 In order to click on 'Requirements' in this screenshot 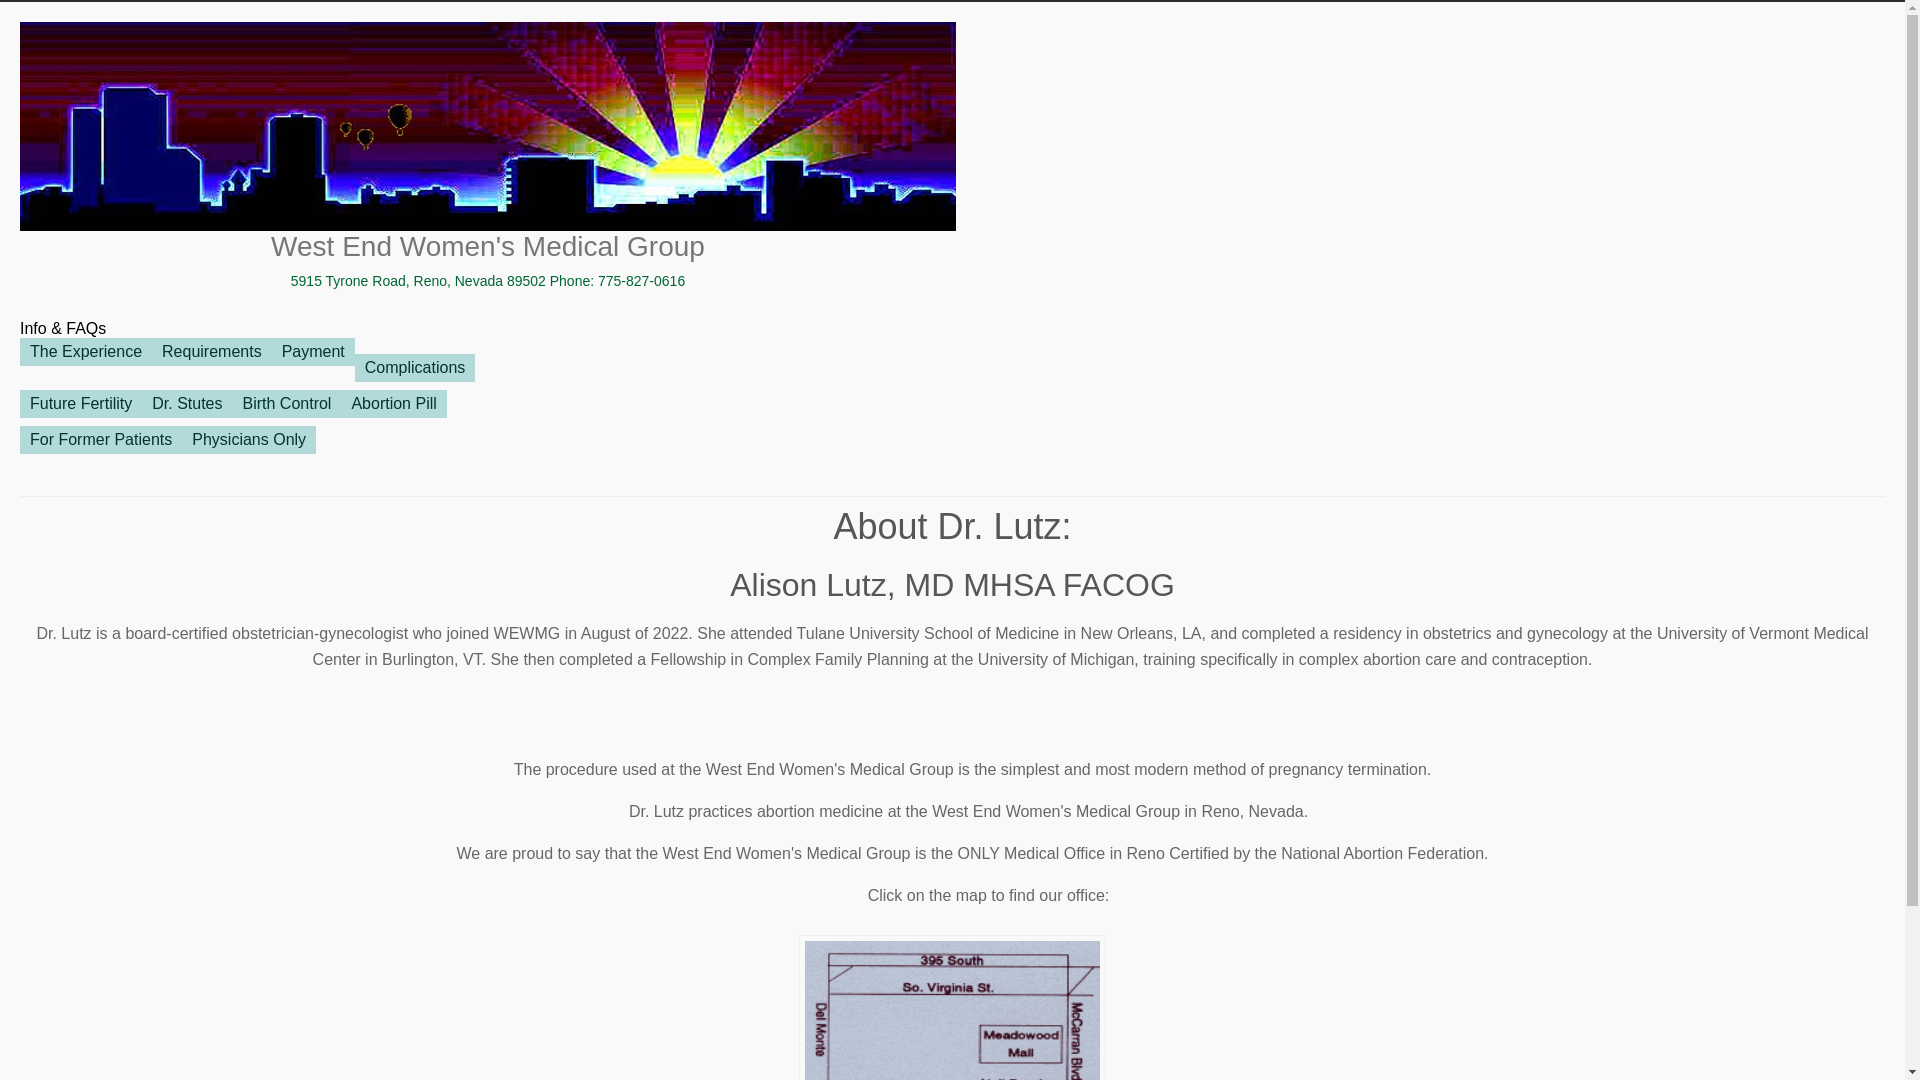, I will do `click(211, 350)`.